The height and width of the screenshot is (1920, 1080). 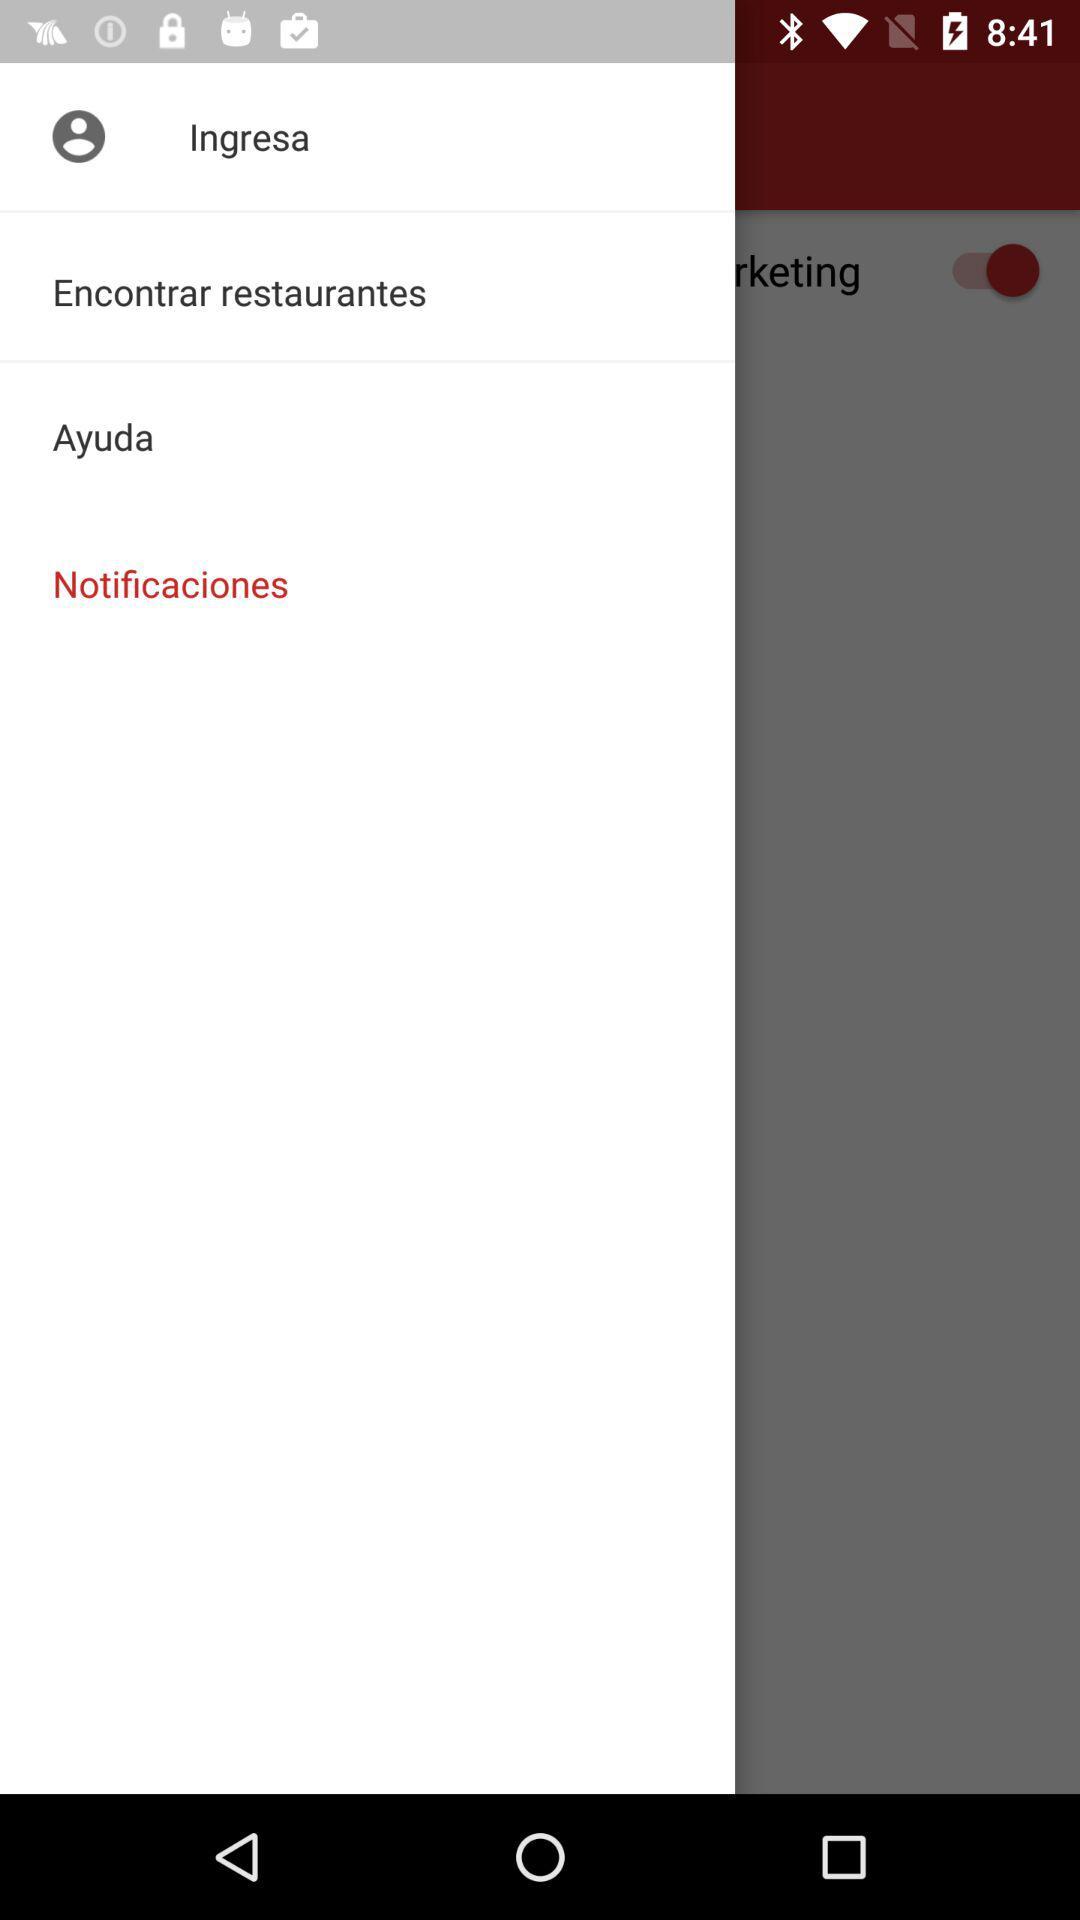 I want to click on the recibir notificaciones de icon, so click(x=540, y=268).